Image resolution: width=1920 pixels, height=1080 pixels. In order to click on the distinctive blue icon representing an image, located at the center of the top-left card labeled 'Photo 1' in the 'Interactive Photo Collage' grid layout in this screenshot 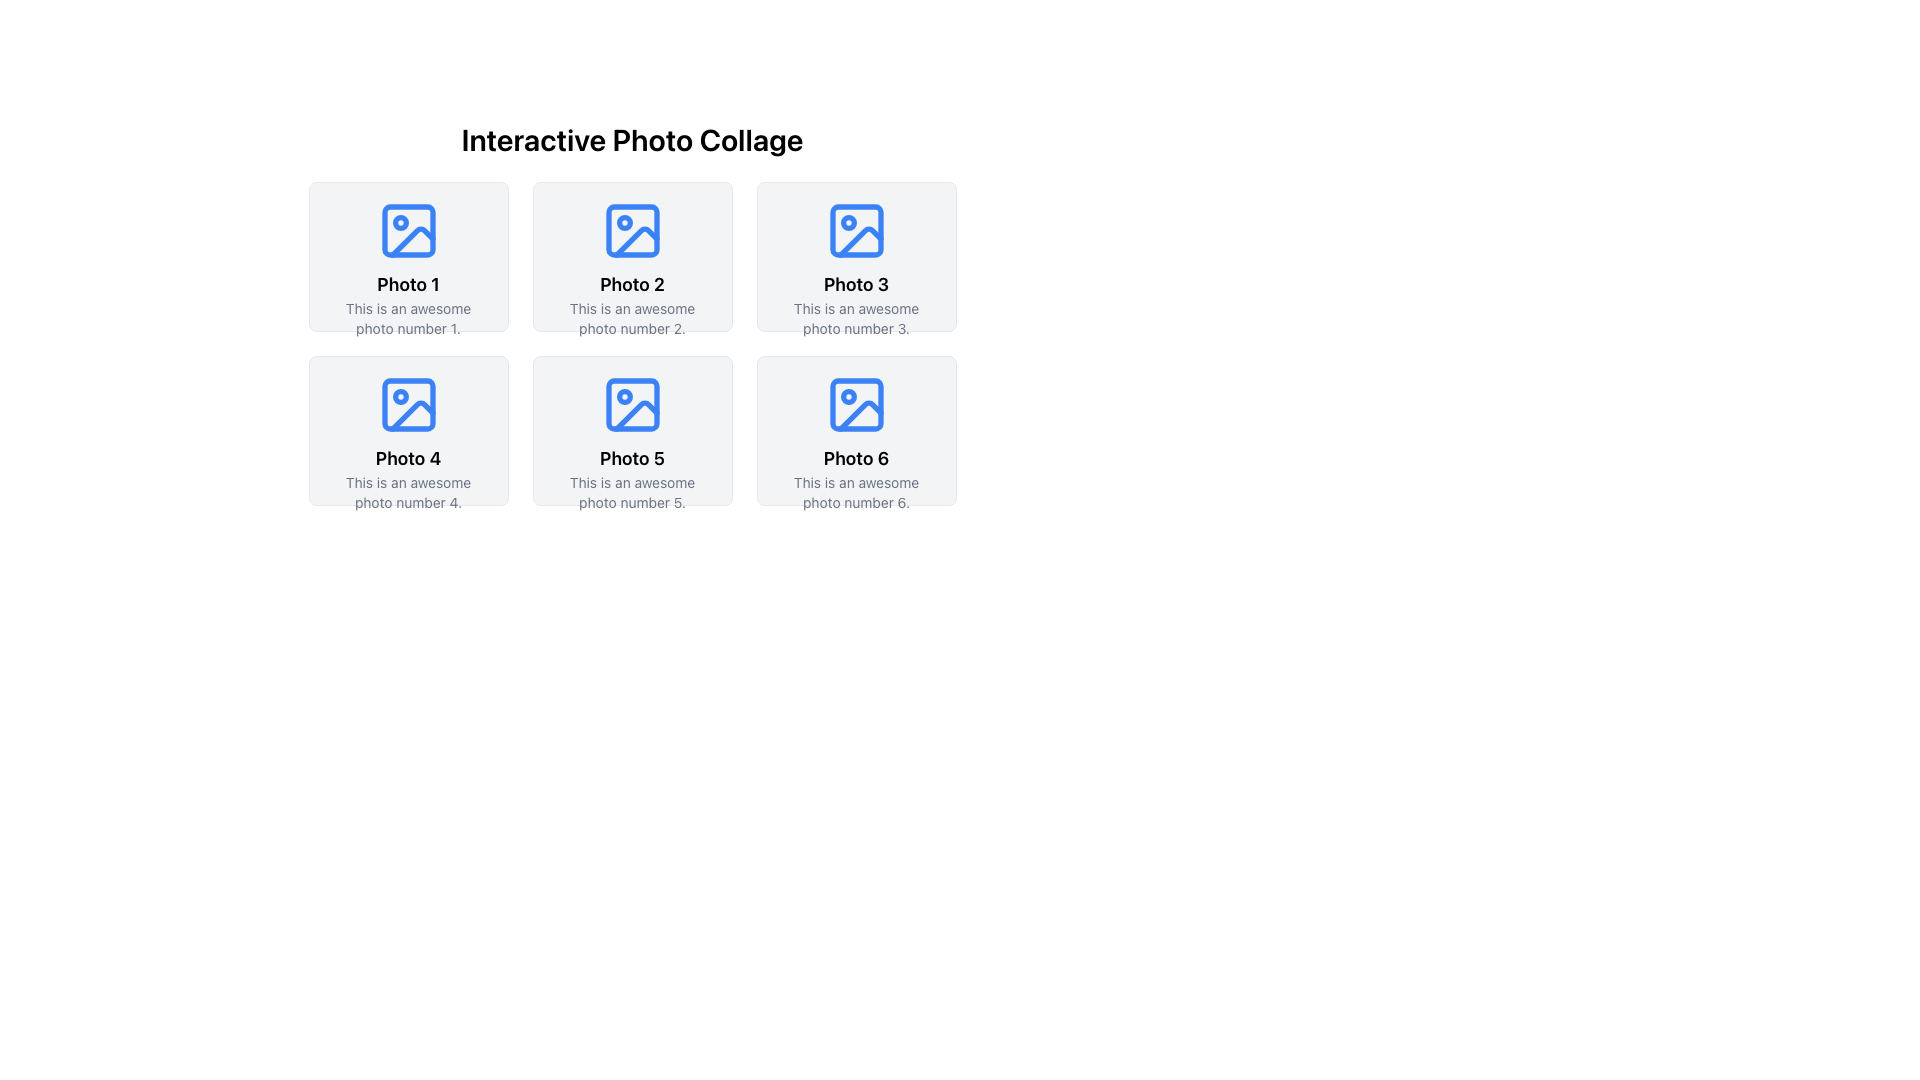, I will do `click(407, 230)`.